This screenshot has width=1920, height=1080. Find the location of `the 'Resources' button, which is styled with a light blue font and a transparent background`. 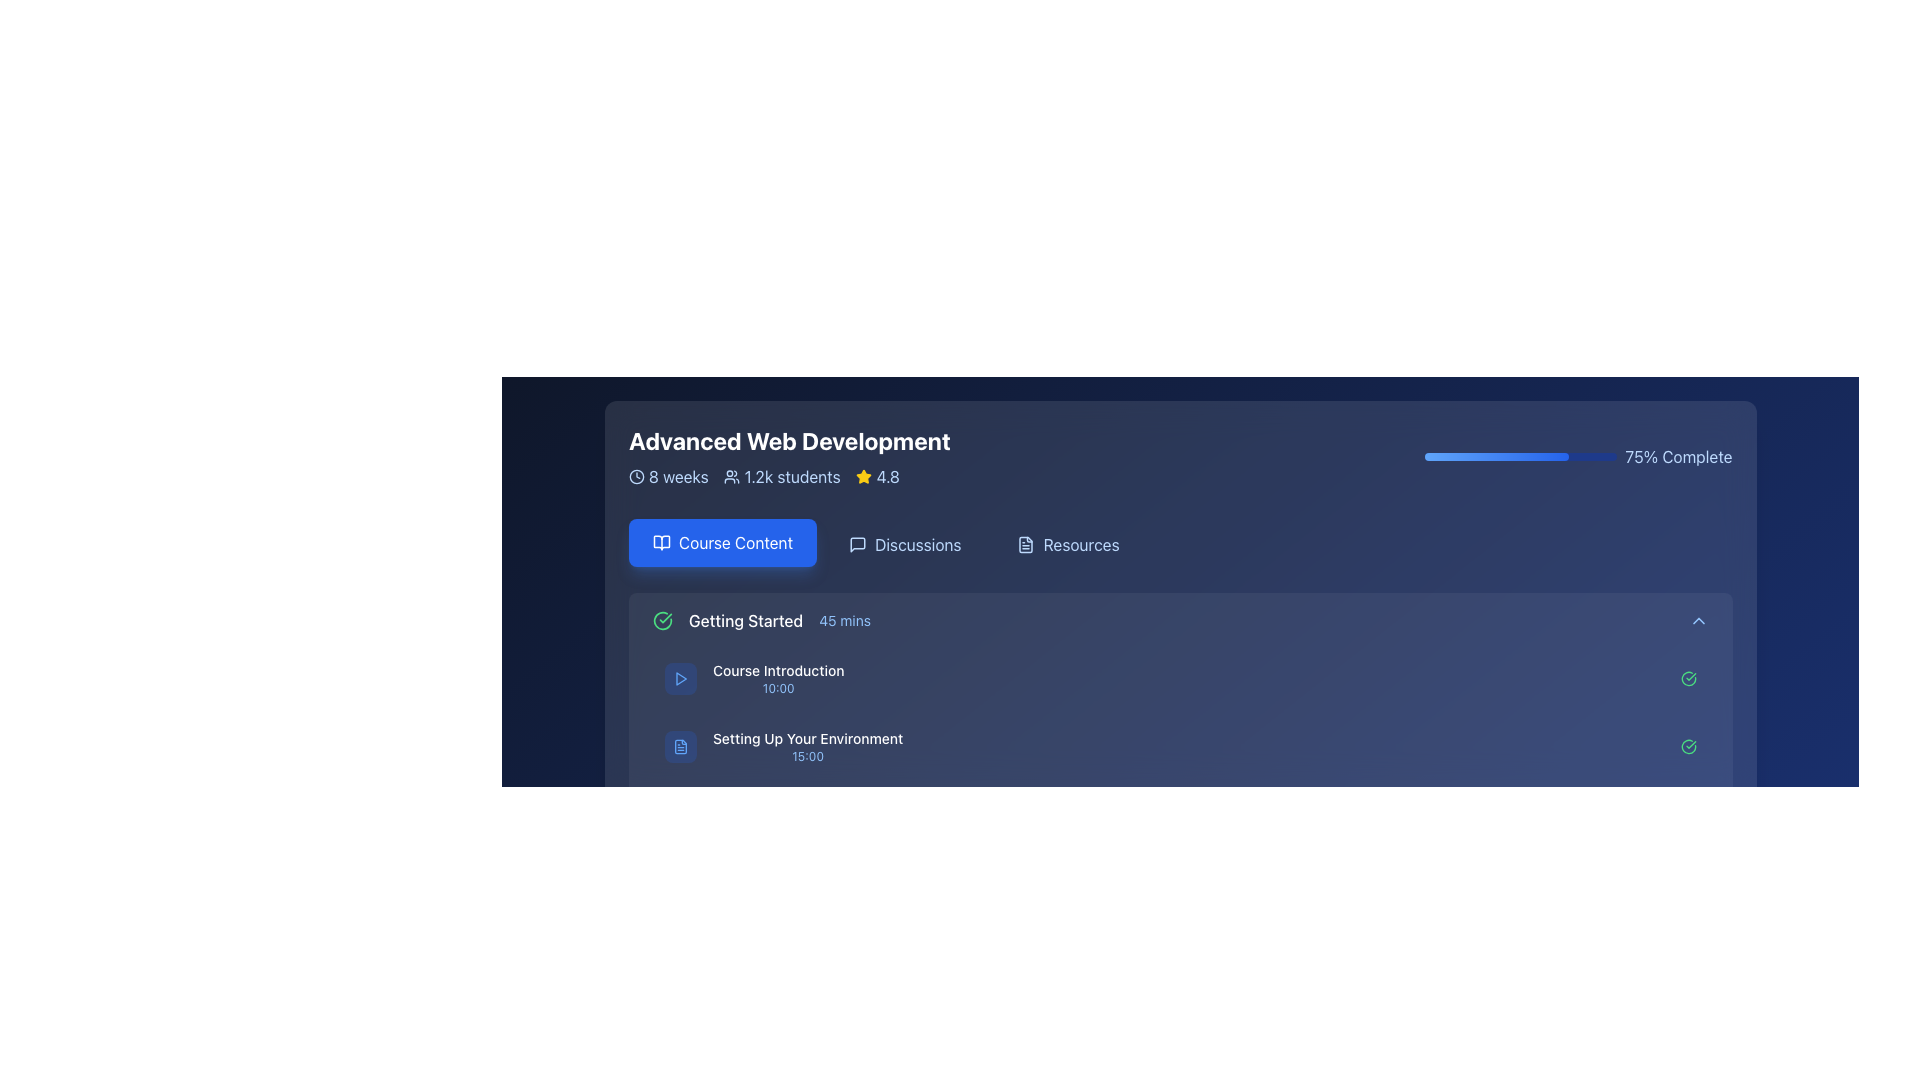

the 'Resources' button, which is styled with a light blue font and a transparent background is located at coordinates (1067, 544).